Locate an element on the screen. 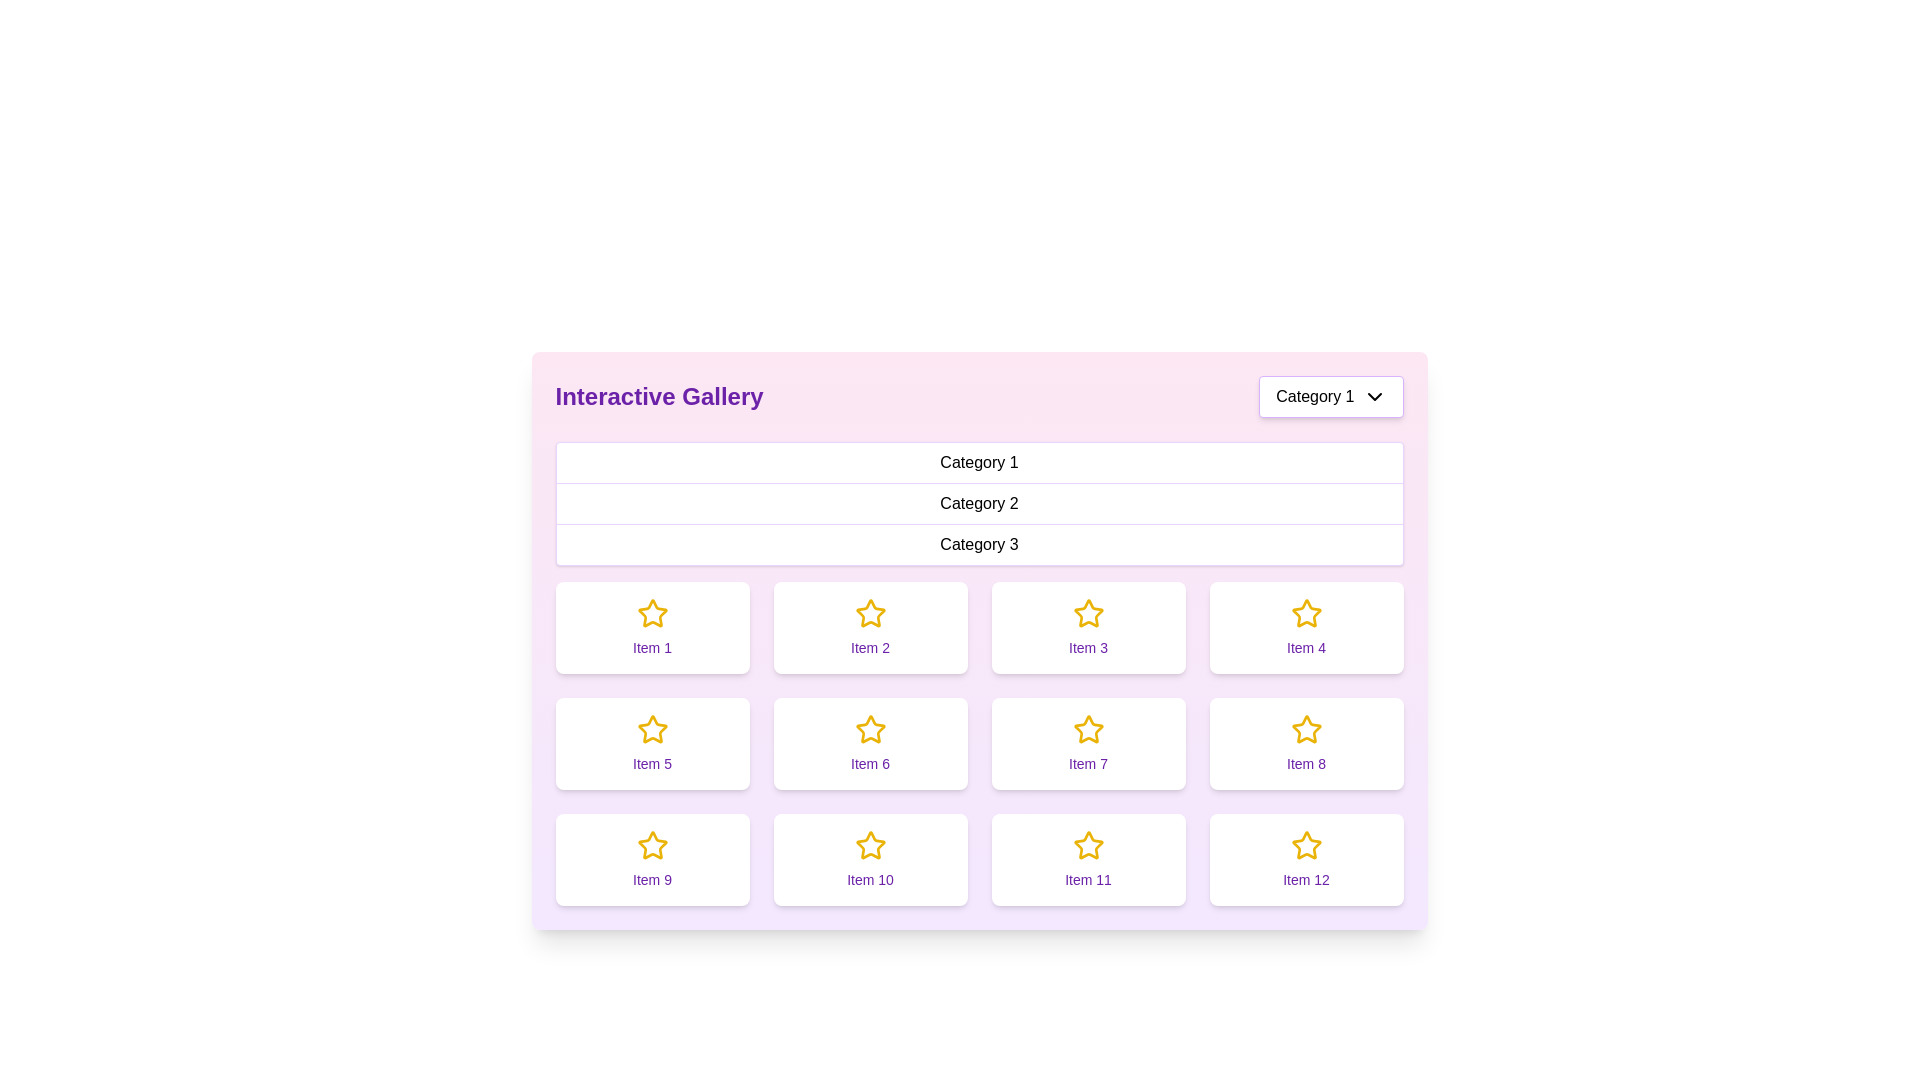 This screenshot has height=1080, width=1920. the star button located in the second row, third column of the interactive gallery grid under the label 'Item 7' to mark it as a favorite or rate it positively is located at coordinates (1087, 729).